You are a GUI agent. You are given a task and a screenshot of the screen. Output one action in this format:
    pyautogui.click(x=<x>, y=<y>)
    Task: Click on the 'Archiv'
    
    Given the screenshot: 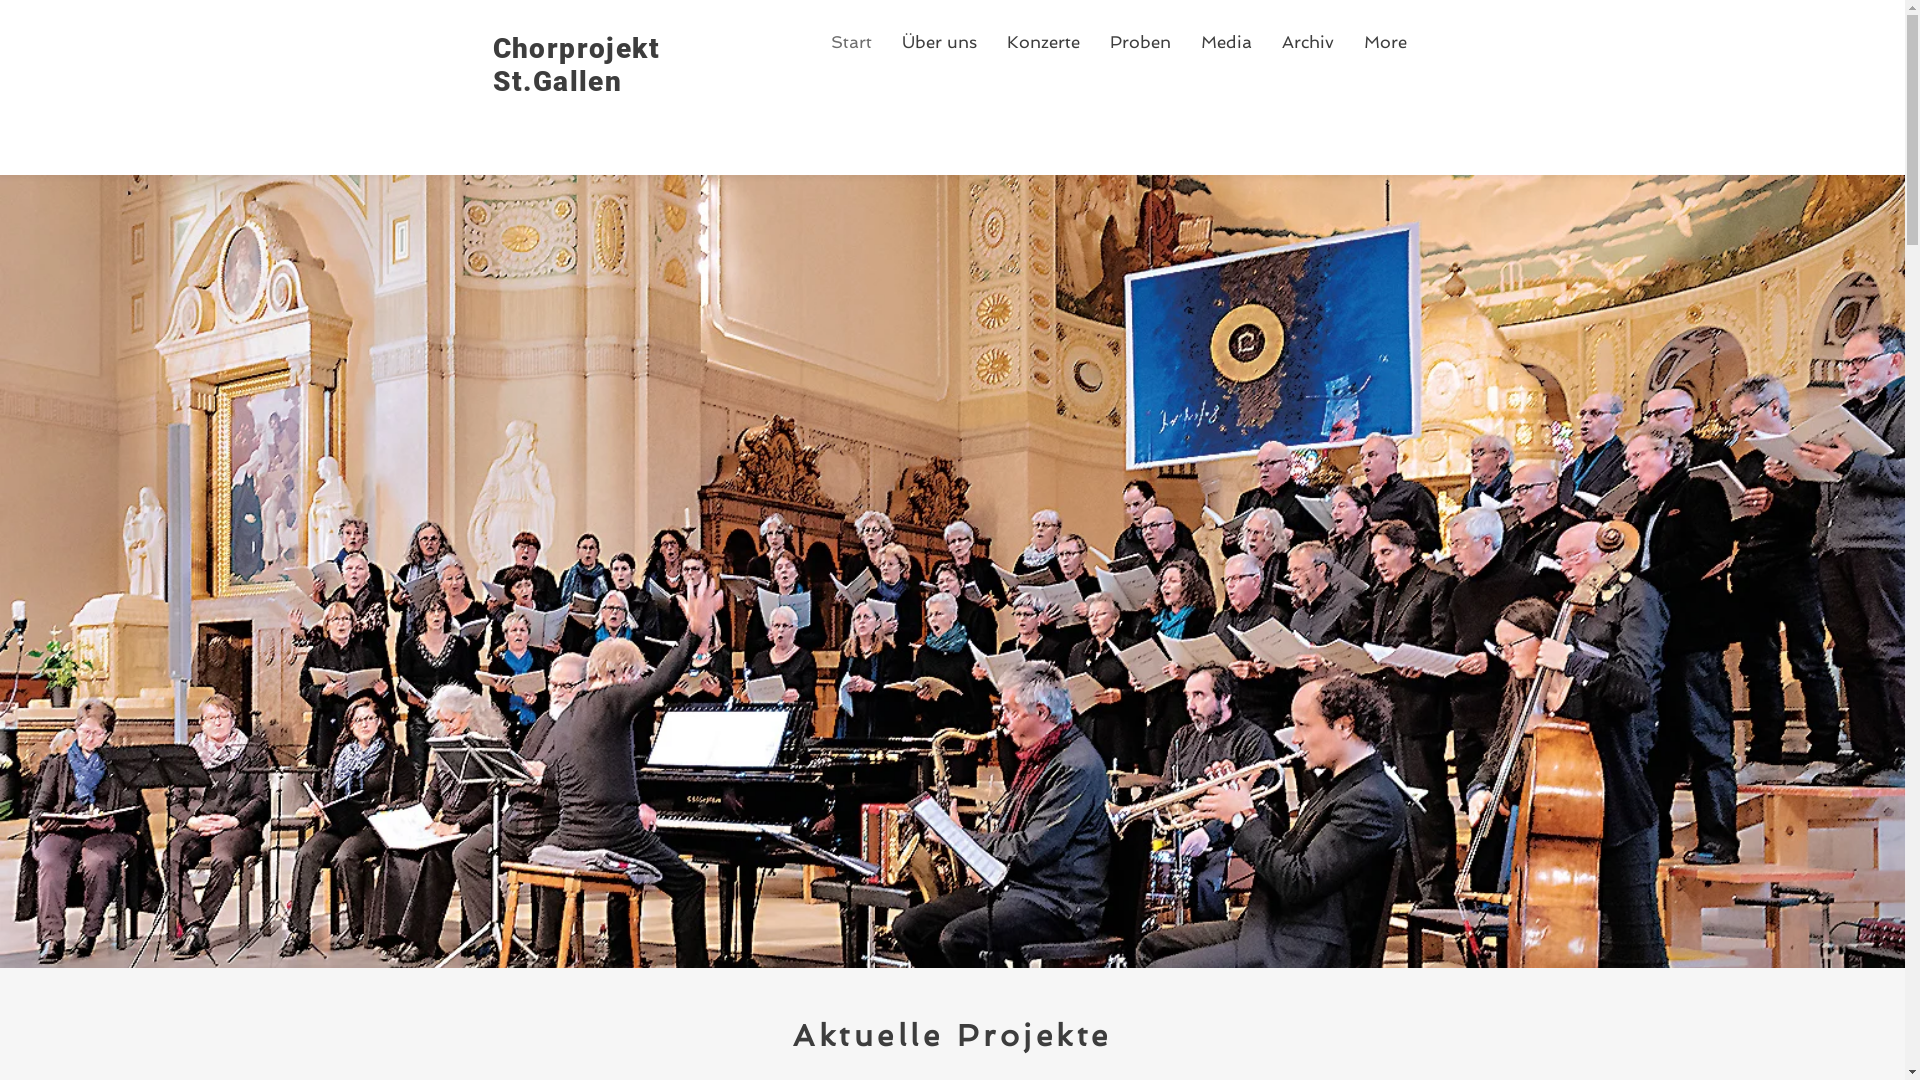 What is the action you would take?
    pyautogui.click(x=1306, y=42)
    